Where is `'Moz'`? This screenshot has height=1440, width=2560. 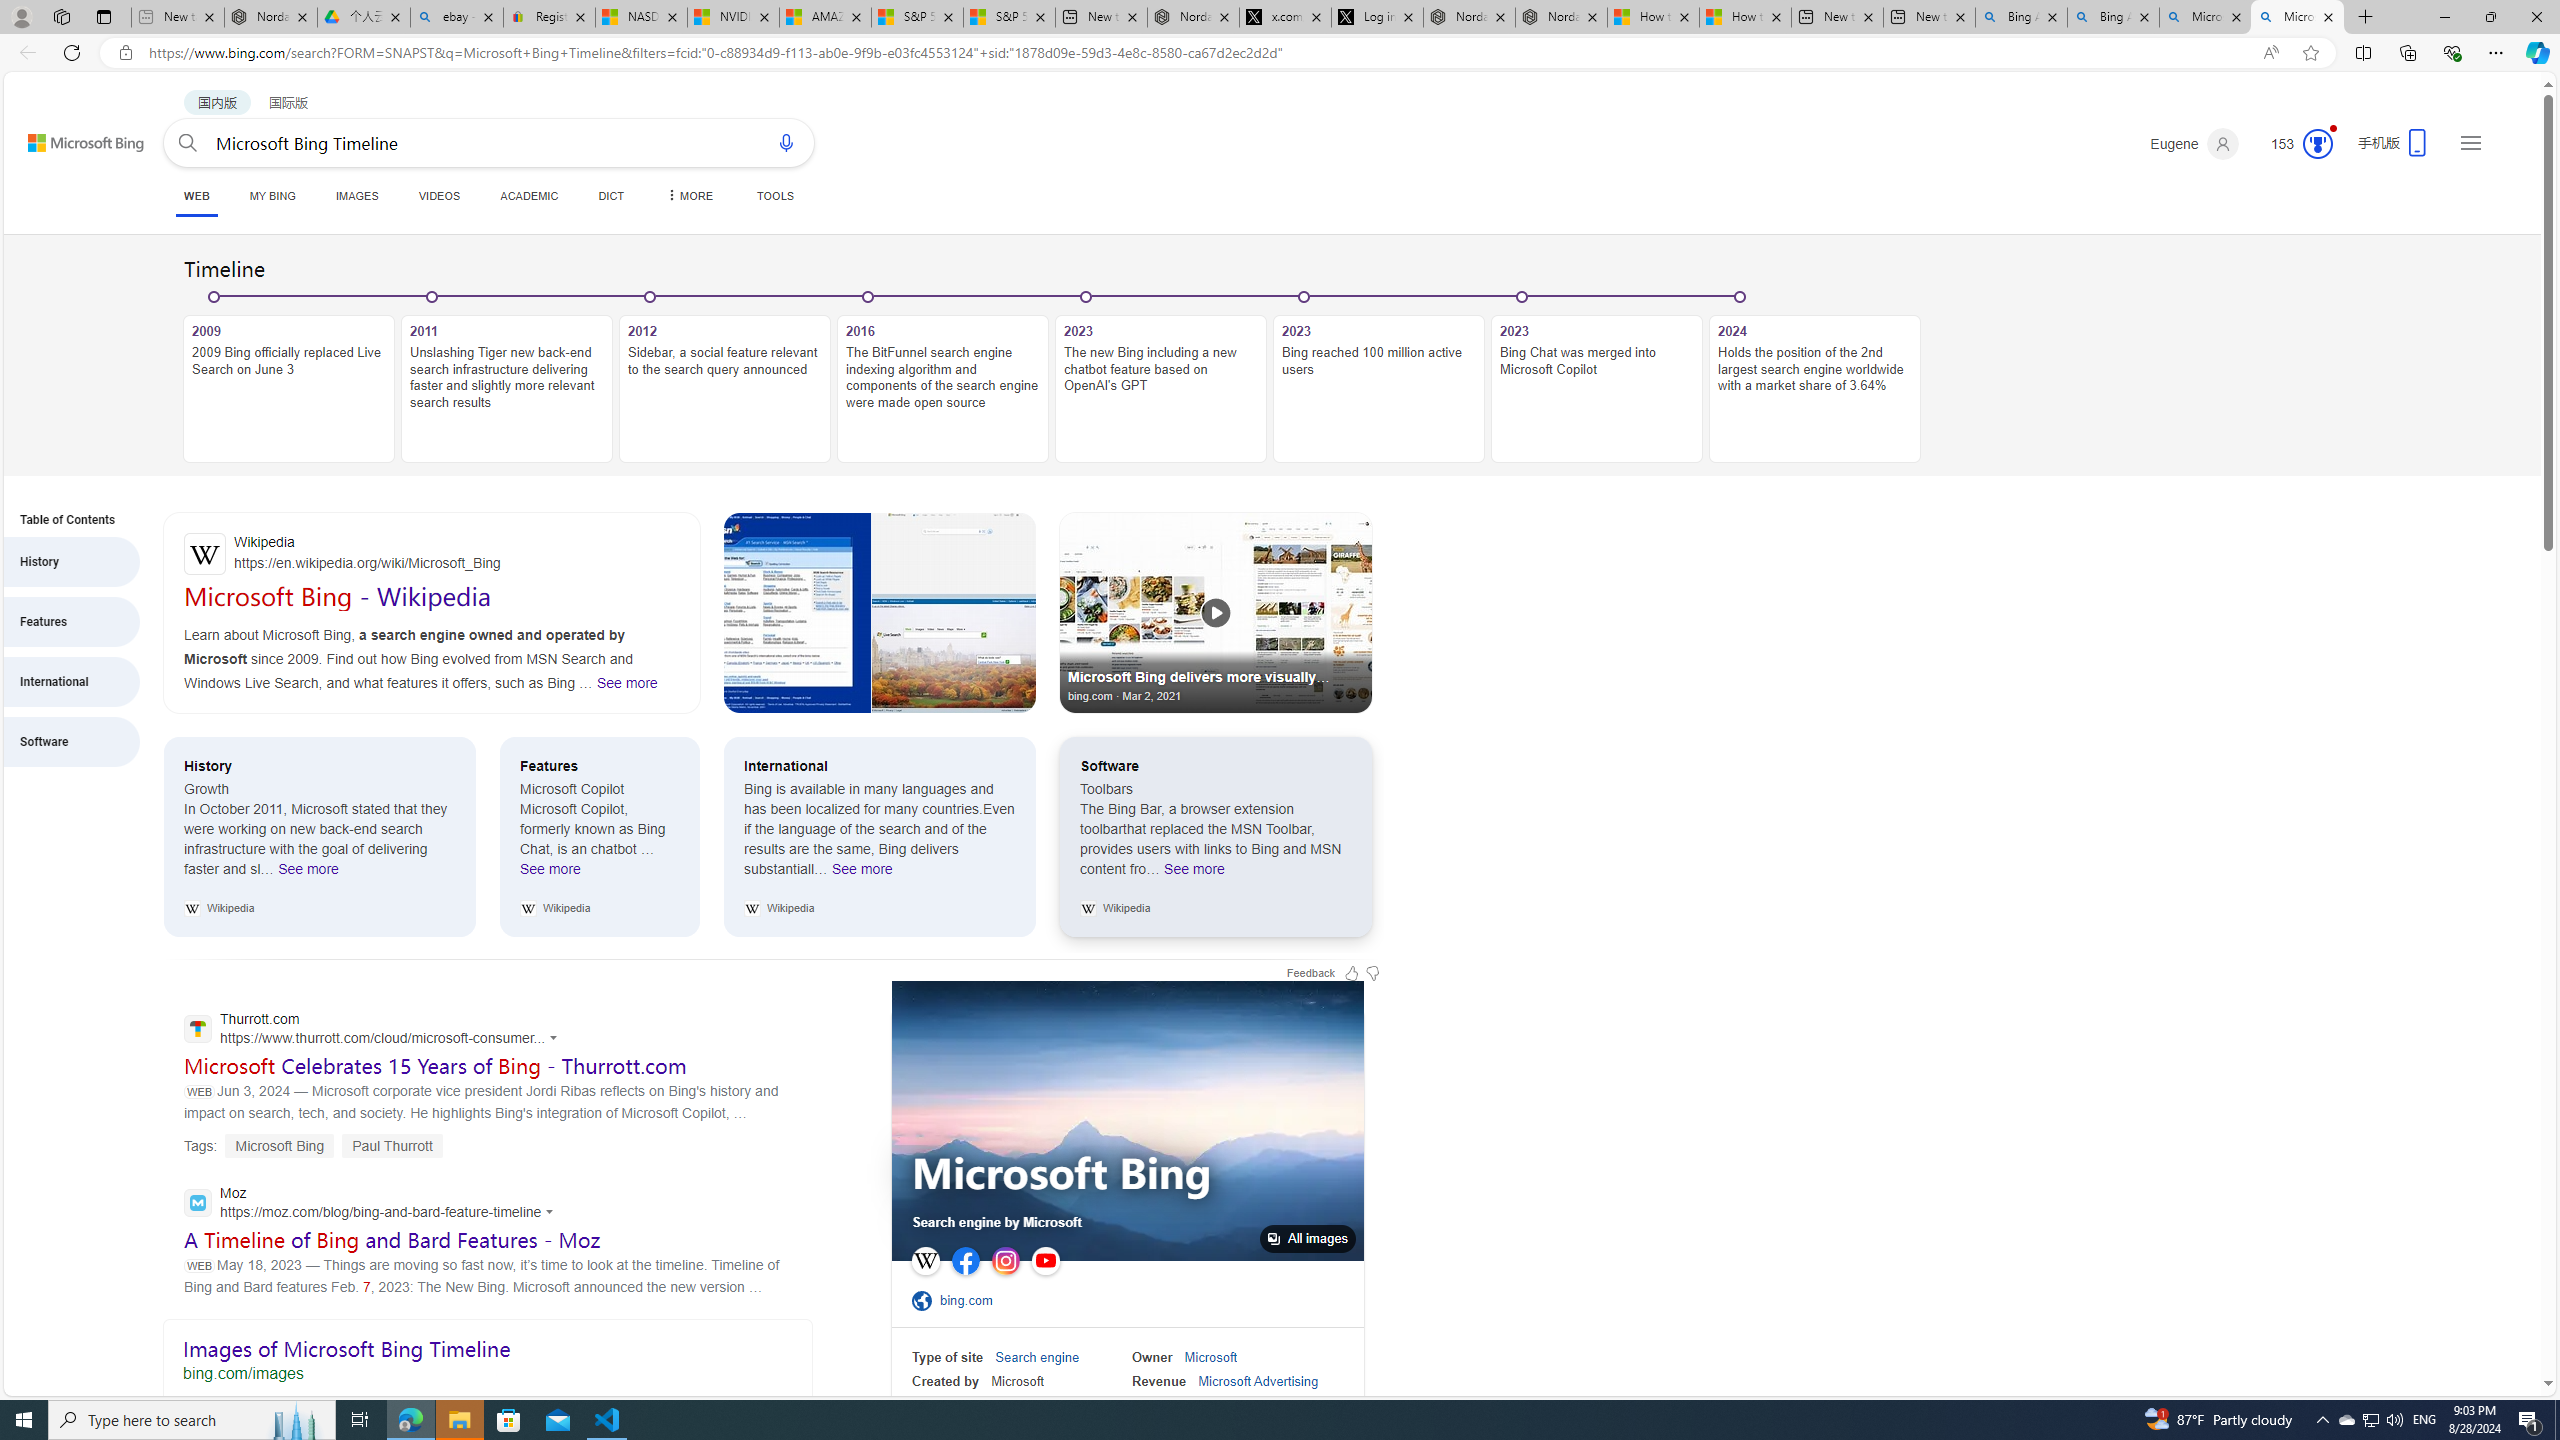
'Moz' is located at coordinates (375, 1203).